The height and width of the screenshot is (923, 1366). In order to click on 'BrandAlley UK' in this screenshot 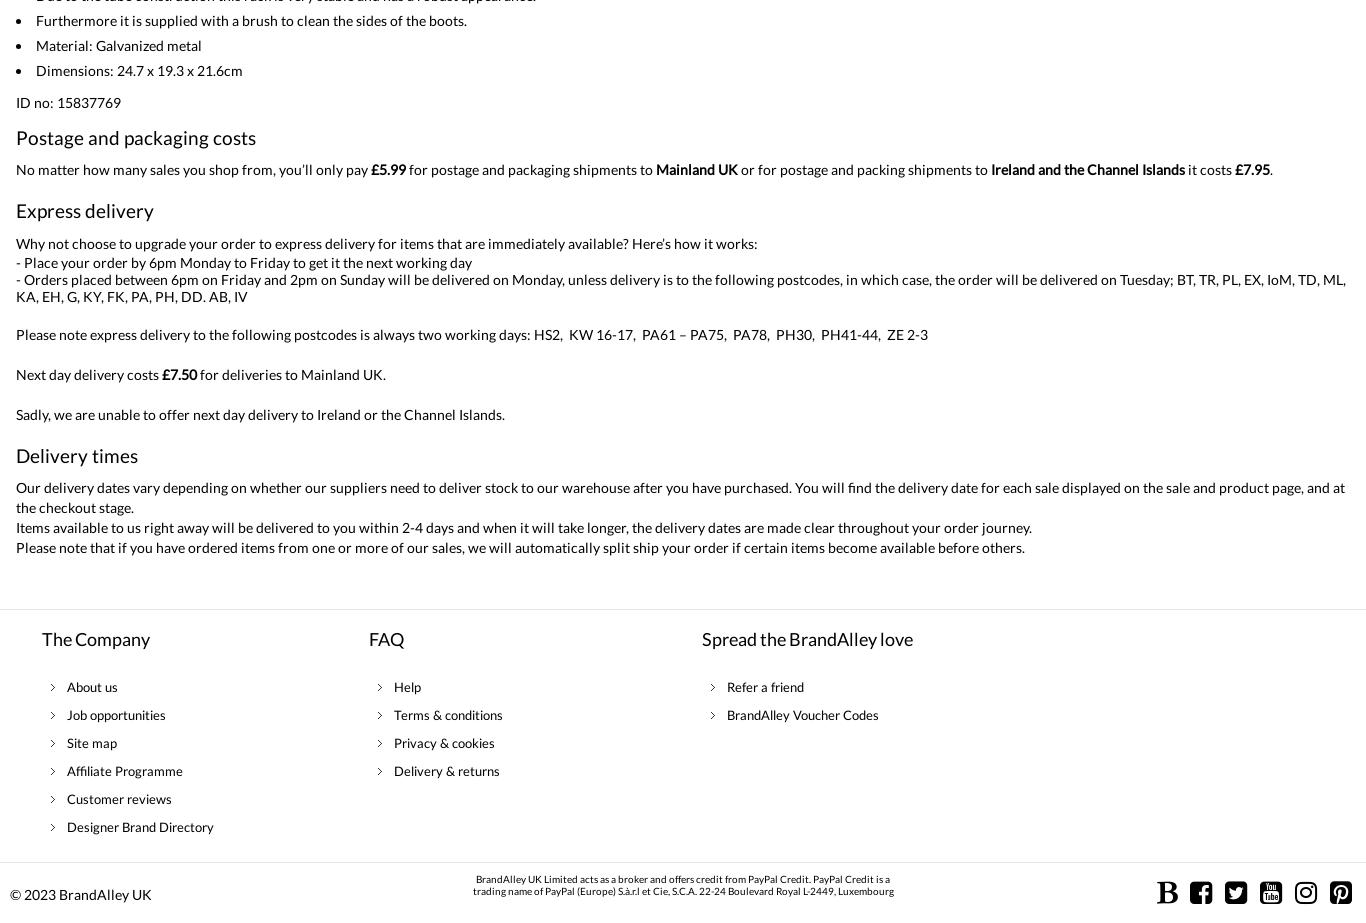, I will do `click(105, 892)`.